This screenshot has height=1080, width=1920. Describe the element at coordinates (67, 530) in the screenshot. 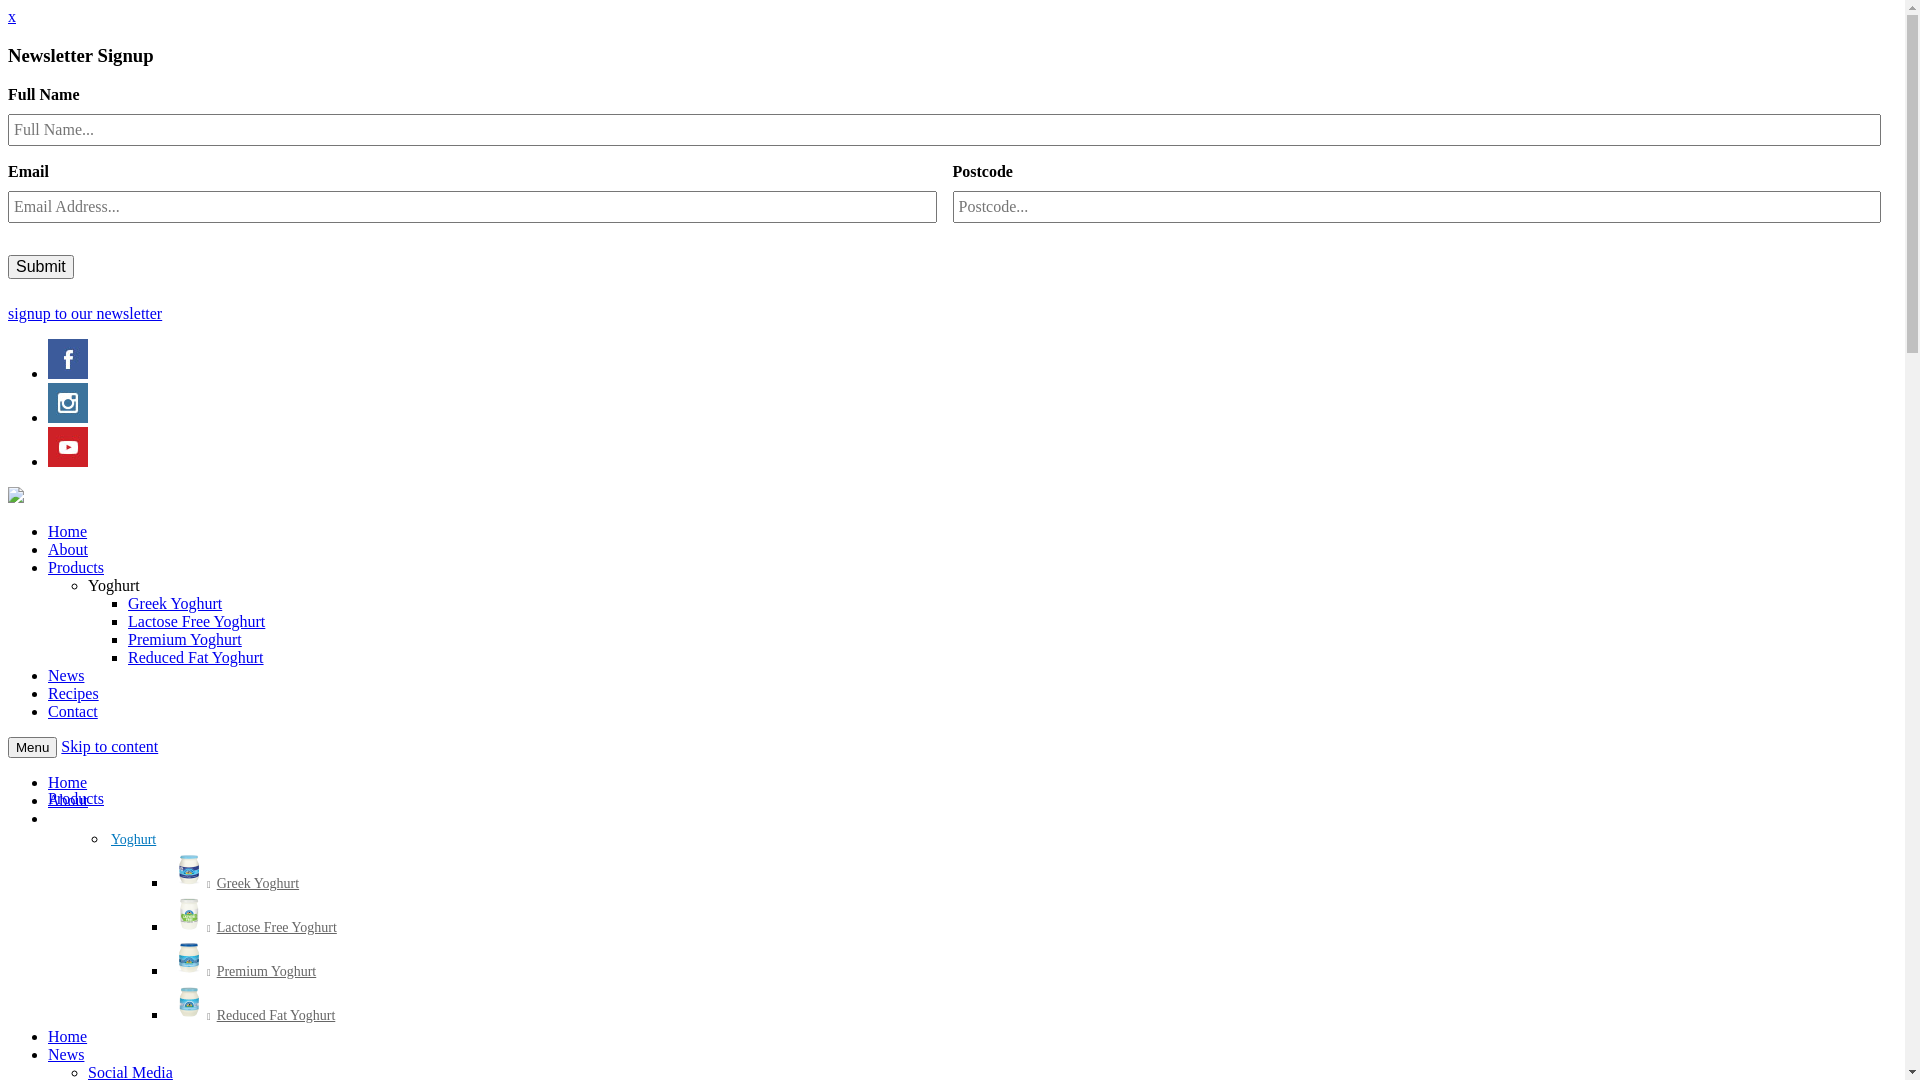

I see `'Home'` at that location.